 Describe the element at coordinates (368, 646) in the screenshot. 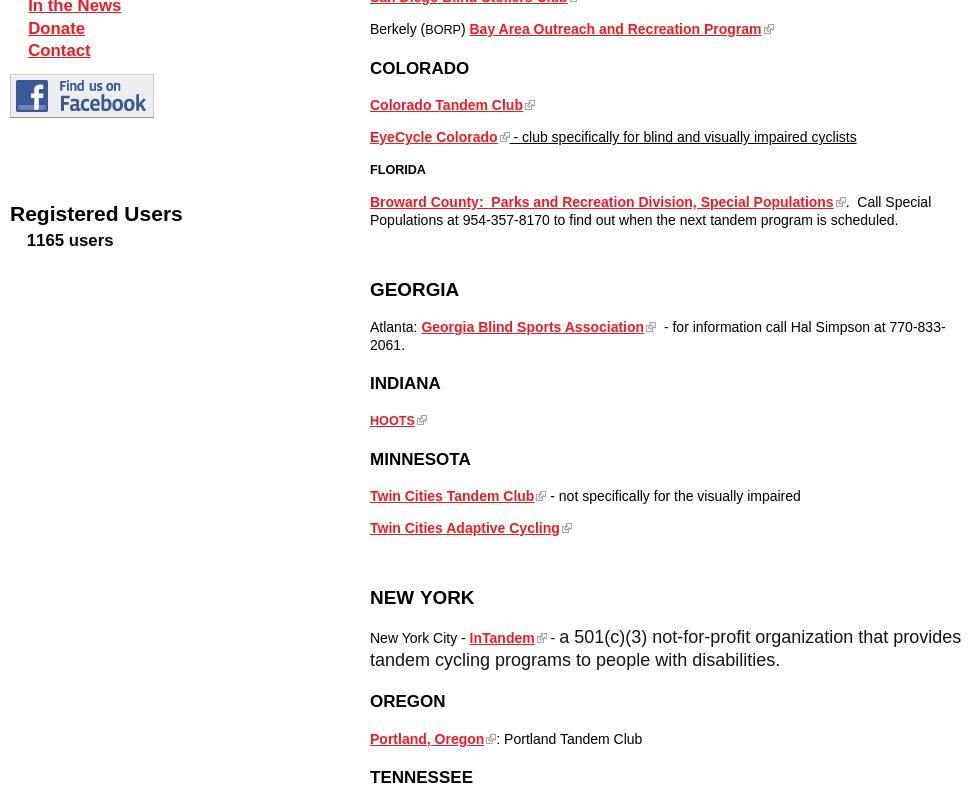

I see `'a 501(c)(3) not-for-profit organization that provides tandem cycling programs to people with disabilities.'` at that location.